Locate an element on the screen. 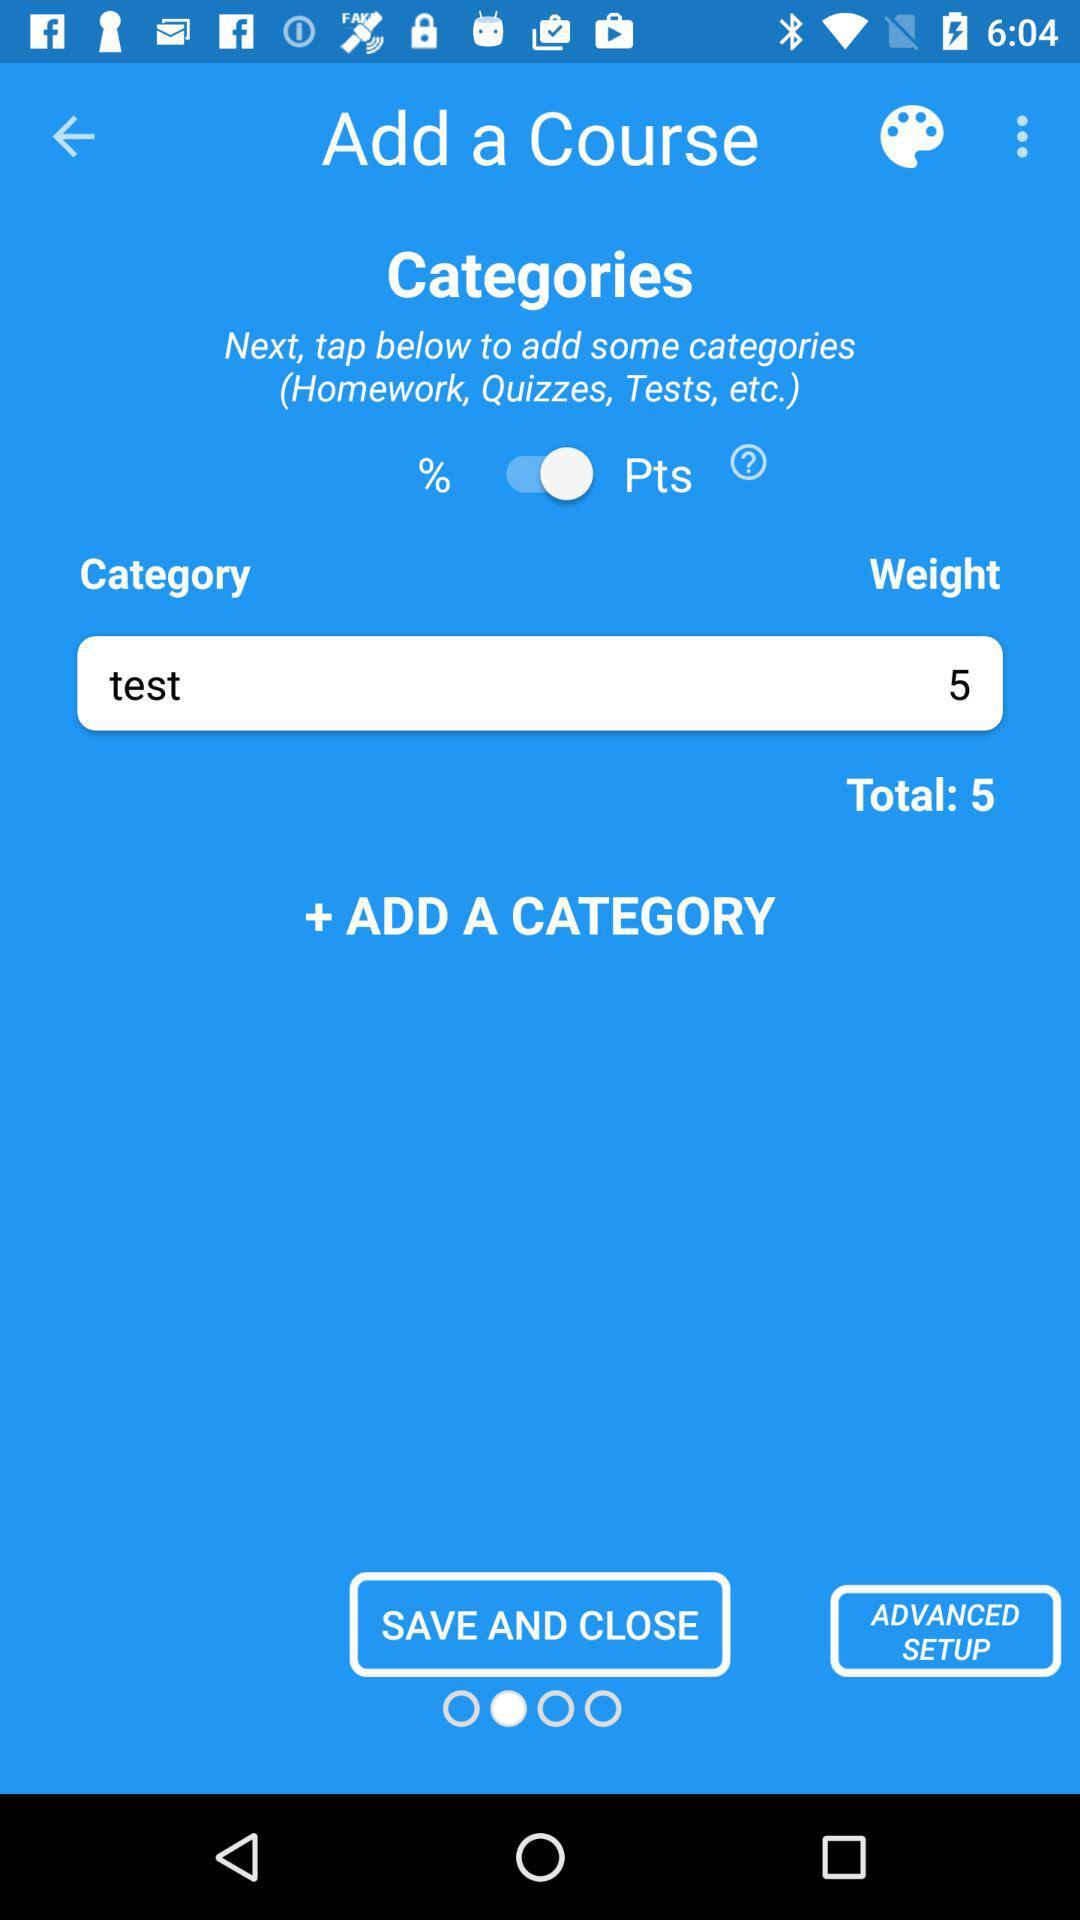 Image resolution: width=1080 pixels, height=1920 pixels. item next to the save and close icon is located at coordinates (945, 1630).